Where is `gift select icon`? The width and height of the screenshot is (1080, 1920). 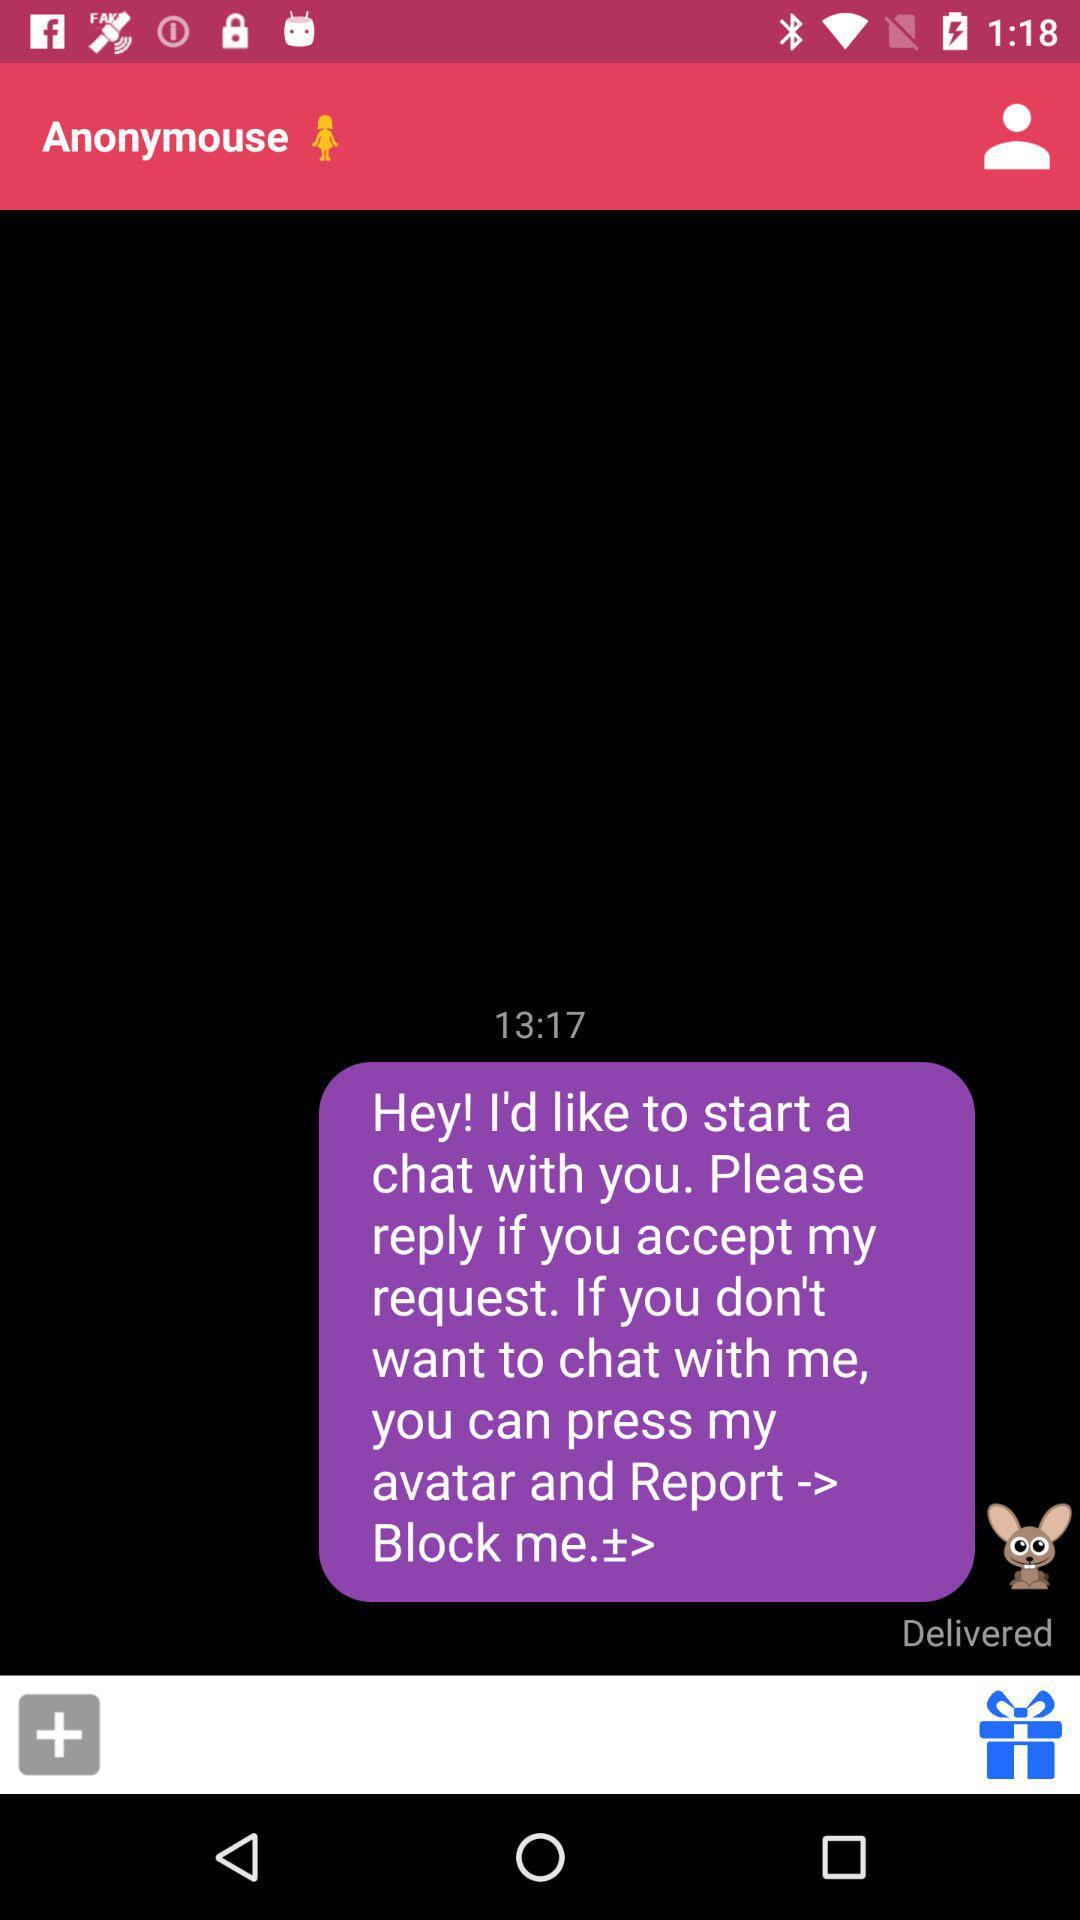
gift select icon is located at coordinates (1020, 1733).